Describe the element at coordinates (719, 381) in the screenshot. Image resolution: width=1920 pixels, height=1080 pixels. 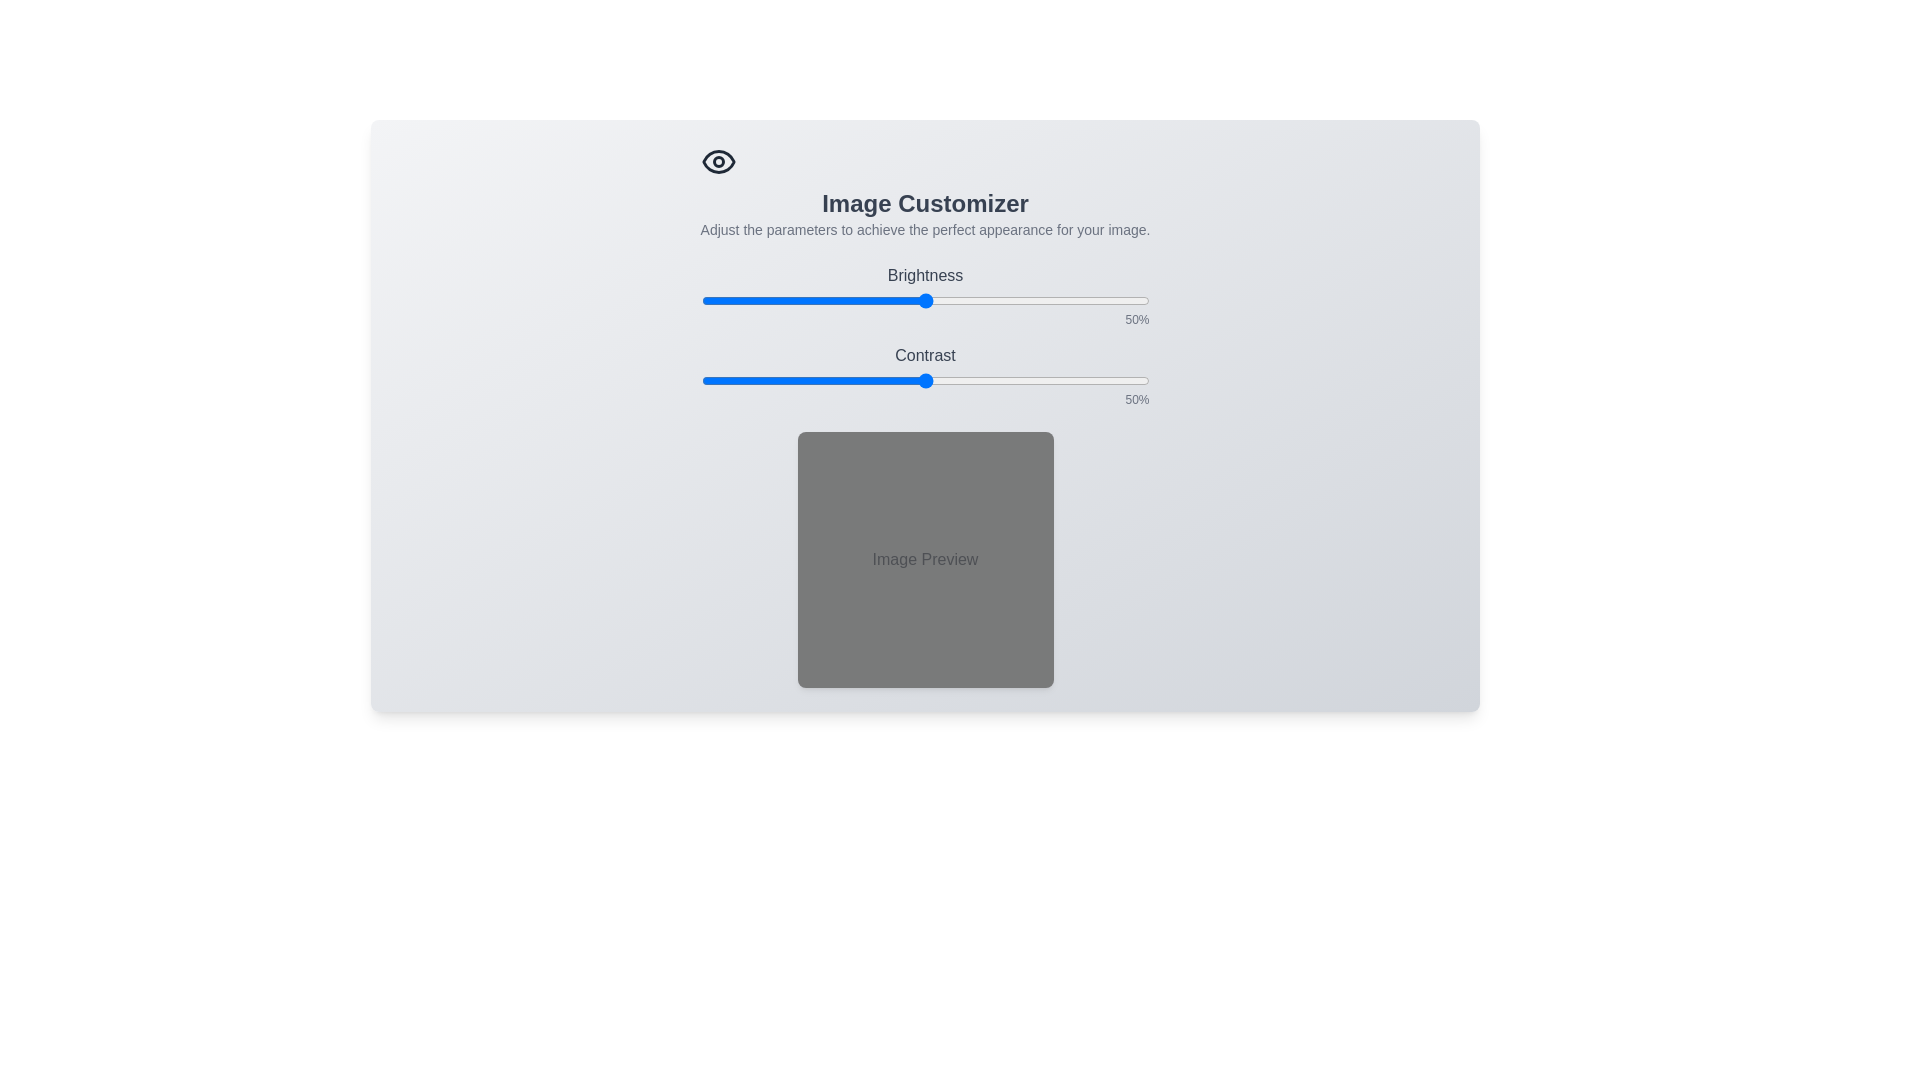
I see `the contrast slider to 4%` at that location.